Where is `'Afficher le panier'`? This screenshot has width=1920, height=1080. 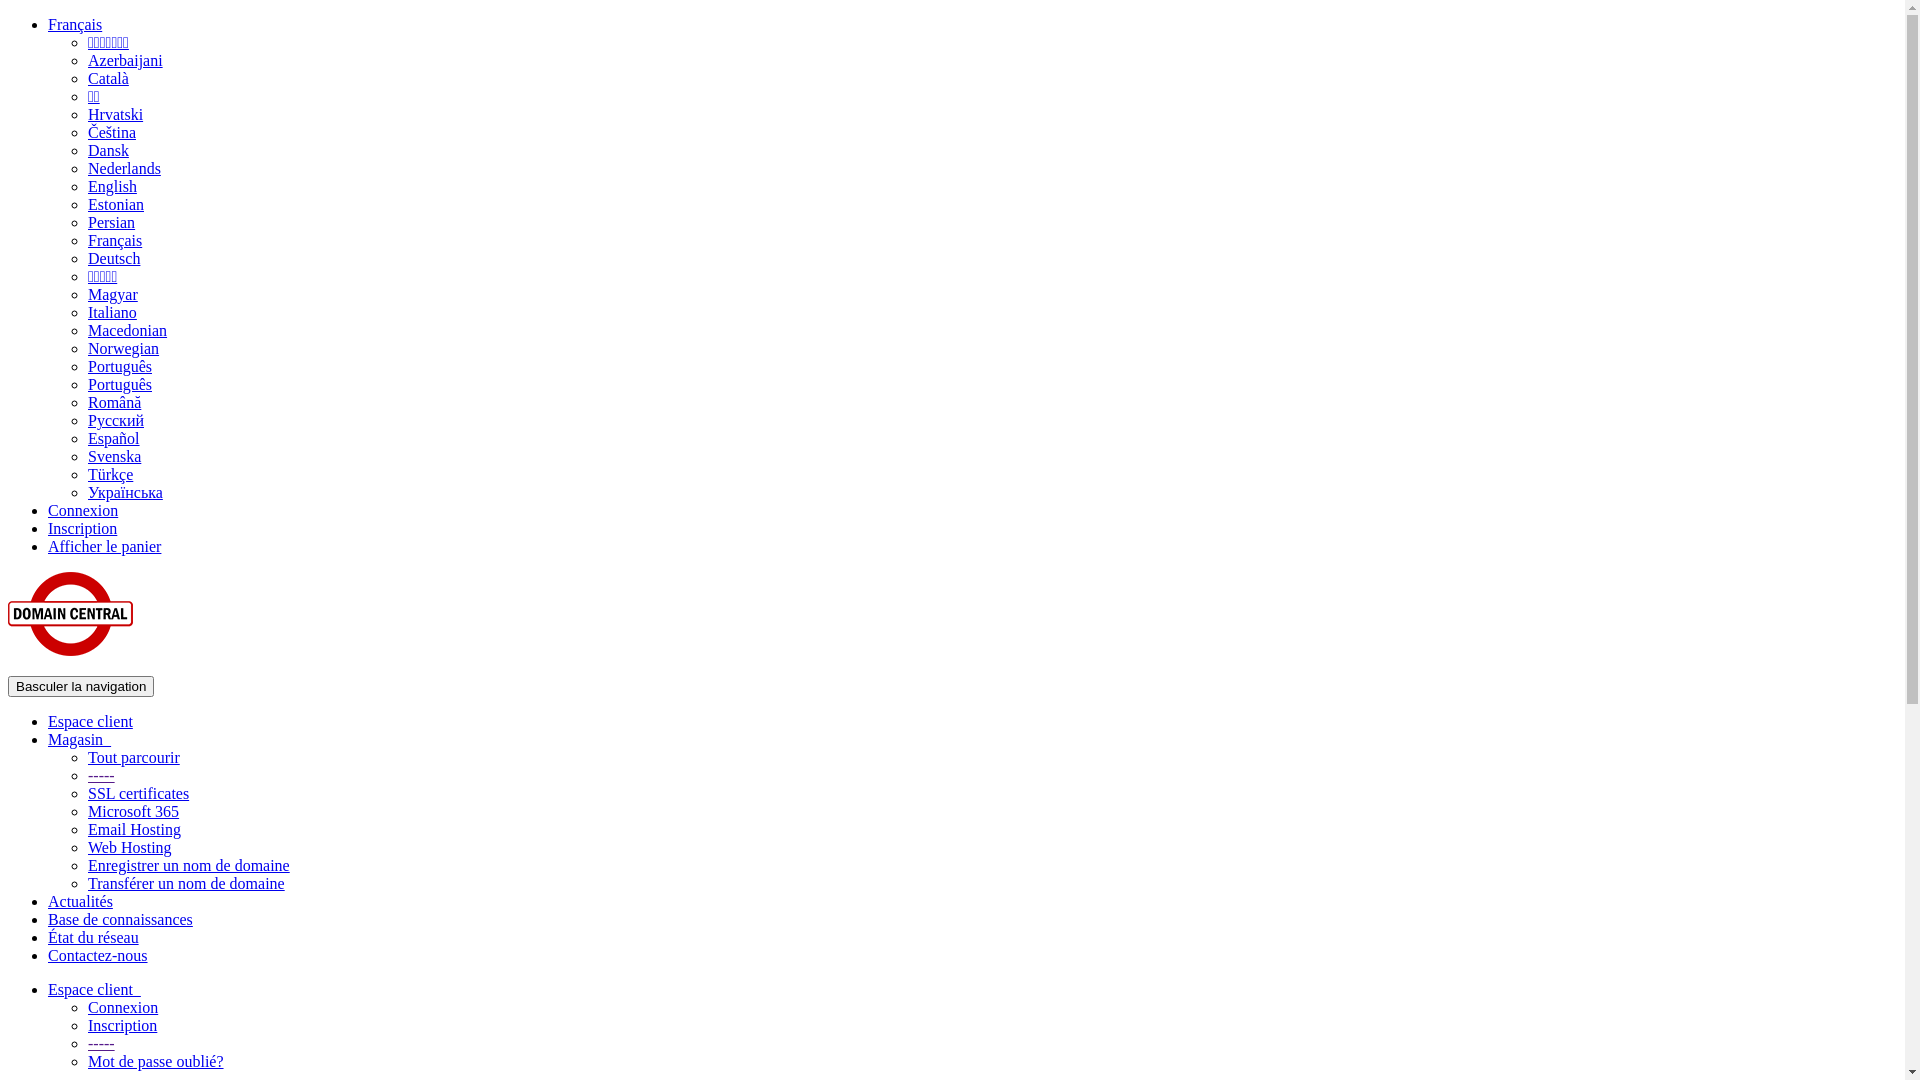
'Afficher le panier' is located at coordinates (48, 546).